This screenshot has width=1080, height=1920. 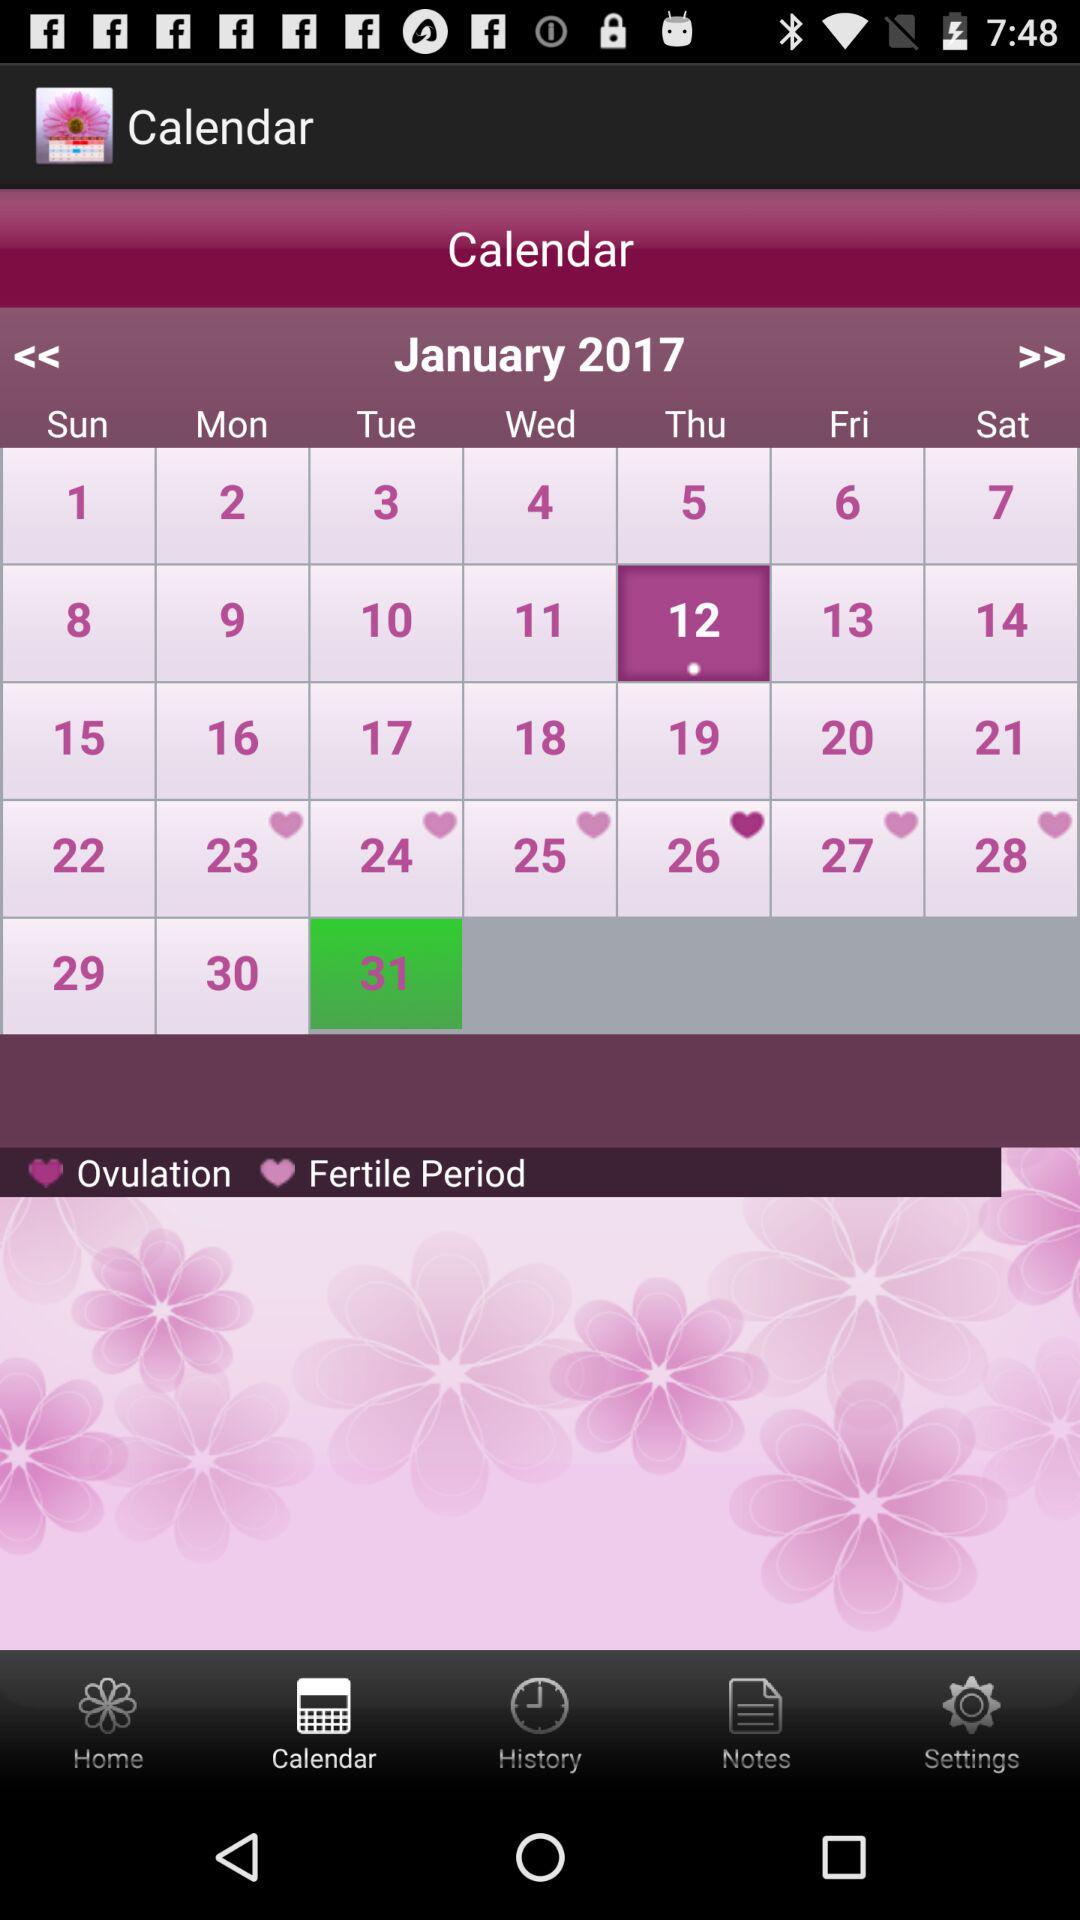 What do you see at coordinates (540, 1721) in the screenshot?
I see `date` at bounding box center [540, 1721].